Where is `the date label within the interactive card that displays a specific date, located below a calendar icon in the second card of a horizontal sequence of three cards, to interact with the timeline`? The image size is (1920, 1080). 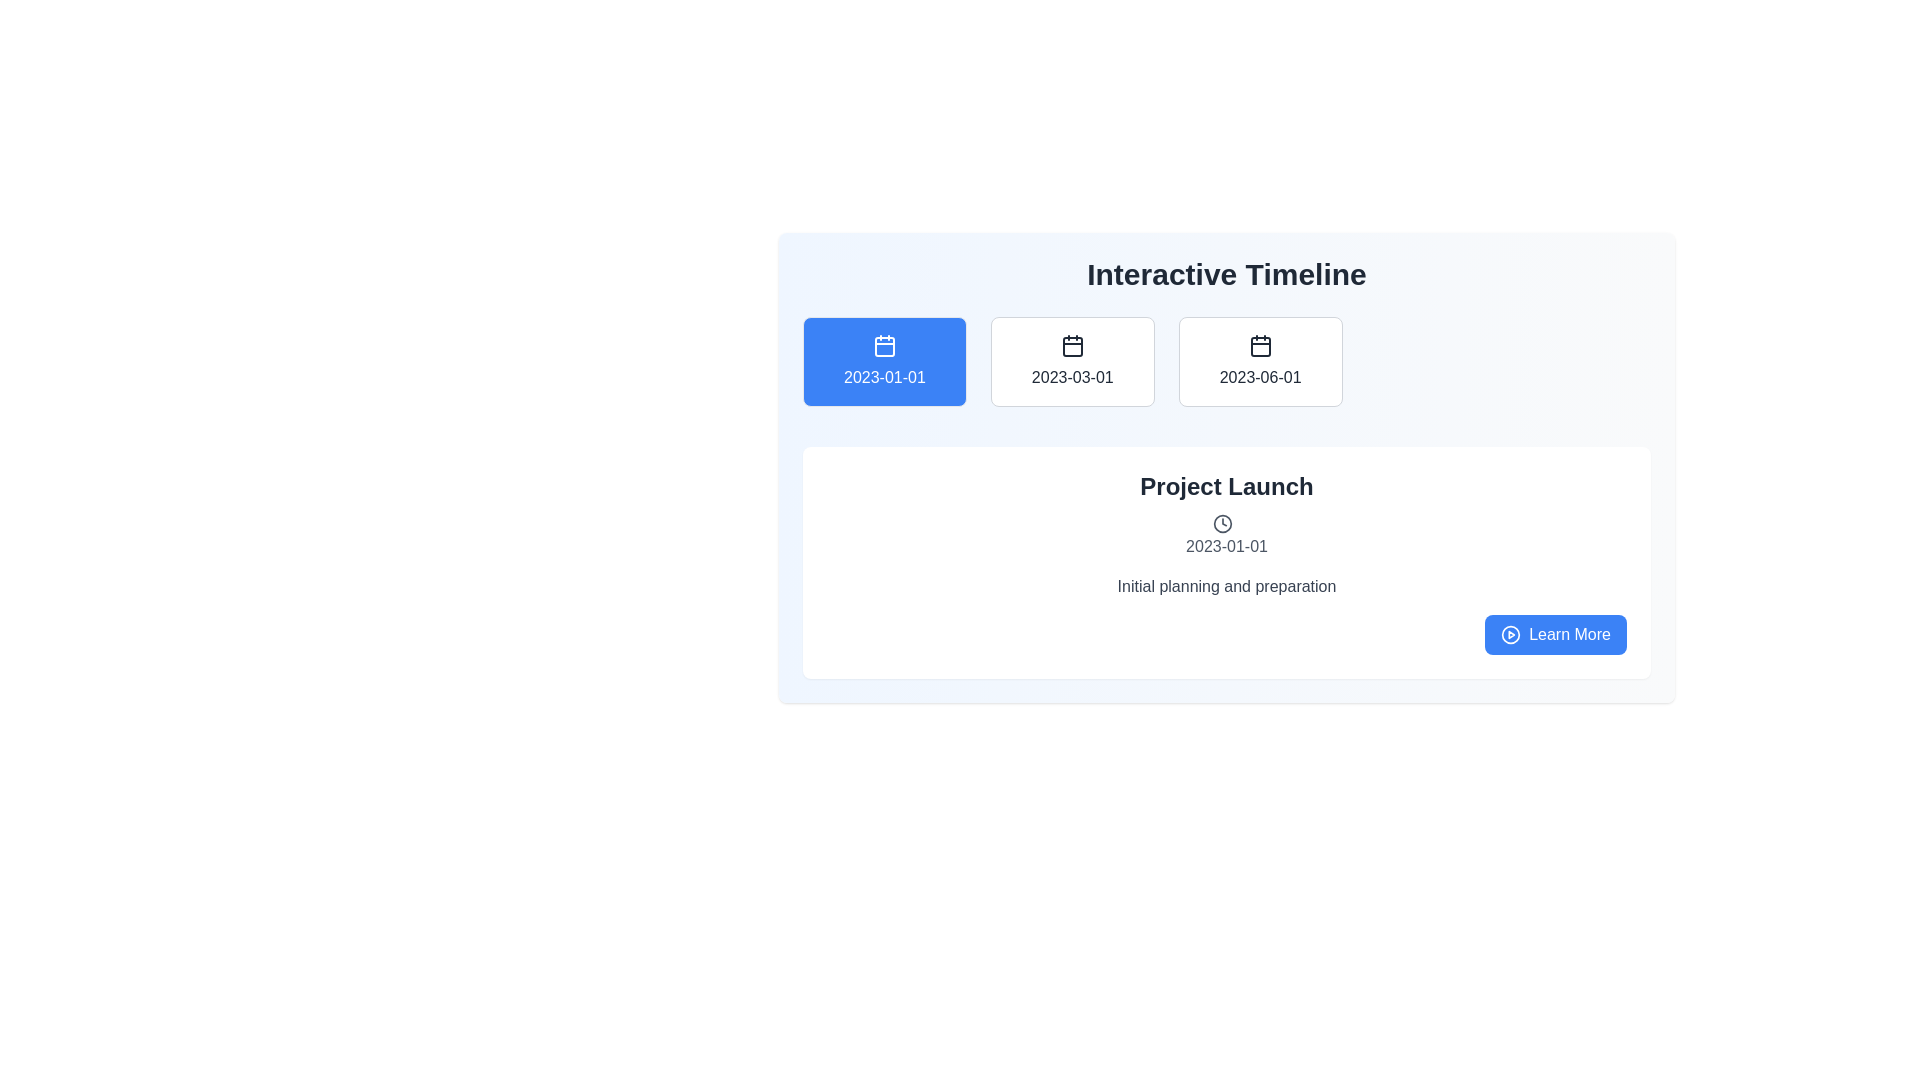 the date label within the interactive card that displays a specific date, located below a calendar icon in the second card of a horizontal sequence of three cards, to interact with the timeline is located at coordinates (1071, 378).